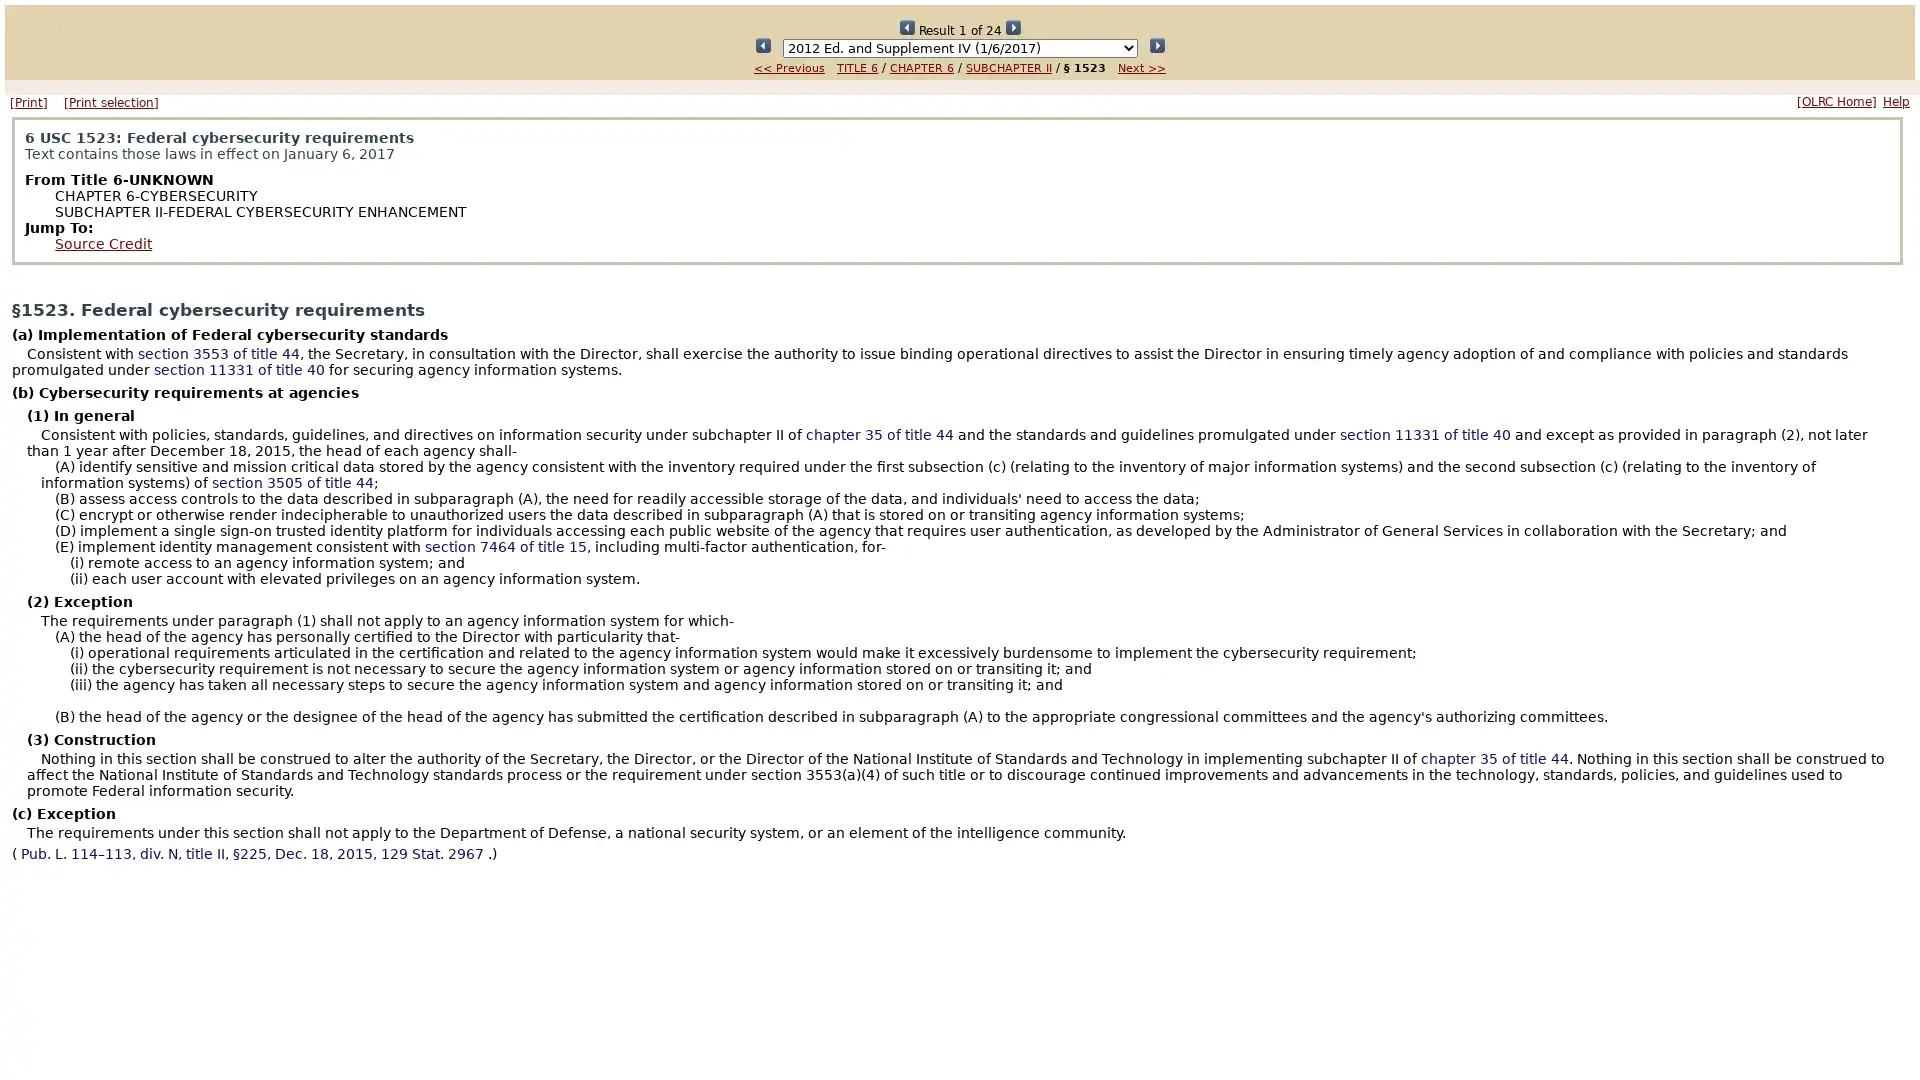 The height and width of the screenshot is (1080, 1920). What do you see at coordinates (905, 27) in the screenshot?
I see `Submit` at bounding box center [905, 27].